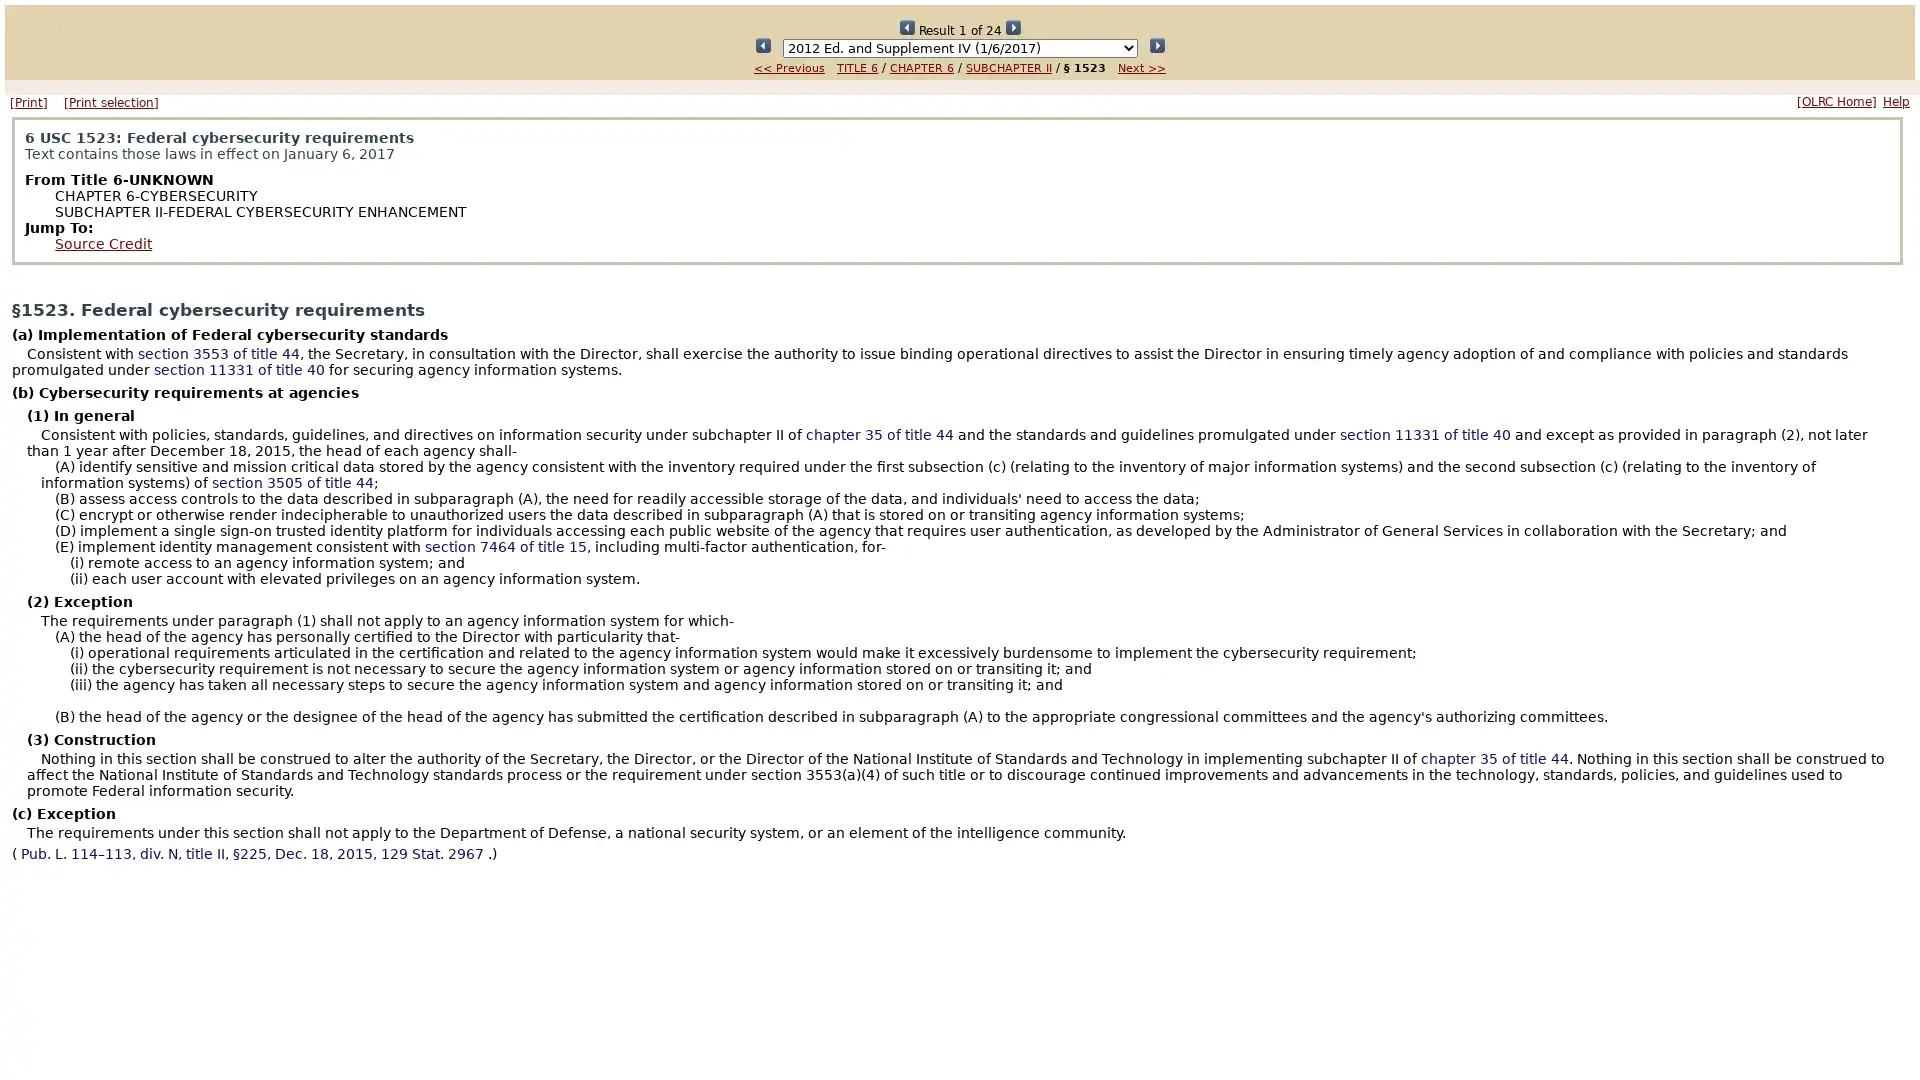 The height and width of the screenshot is (1080, 1920). What do you see at coordinates (905, 27) in the screenshot?
I see `Submit` at bounding box center [905, 27].